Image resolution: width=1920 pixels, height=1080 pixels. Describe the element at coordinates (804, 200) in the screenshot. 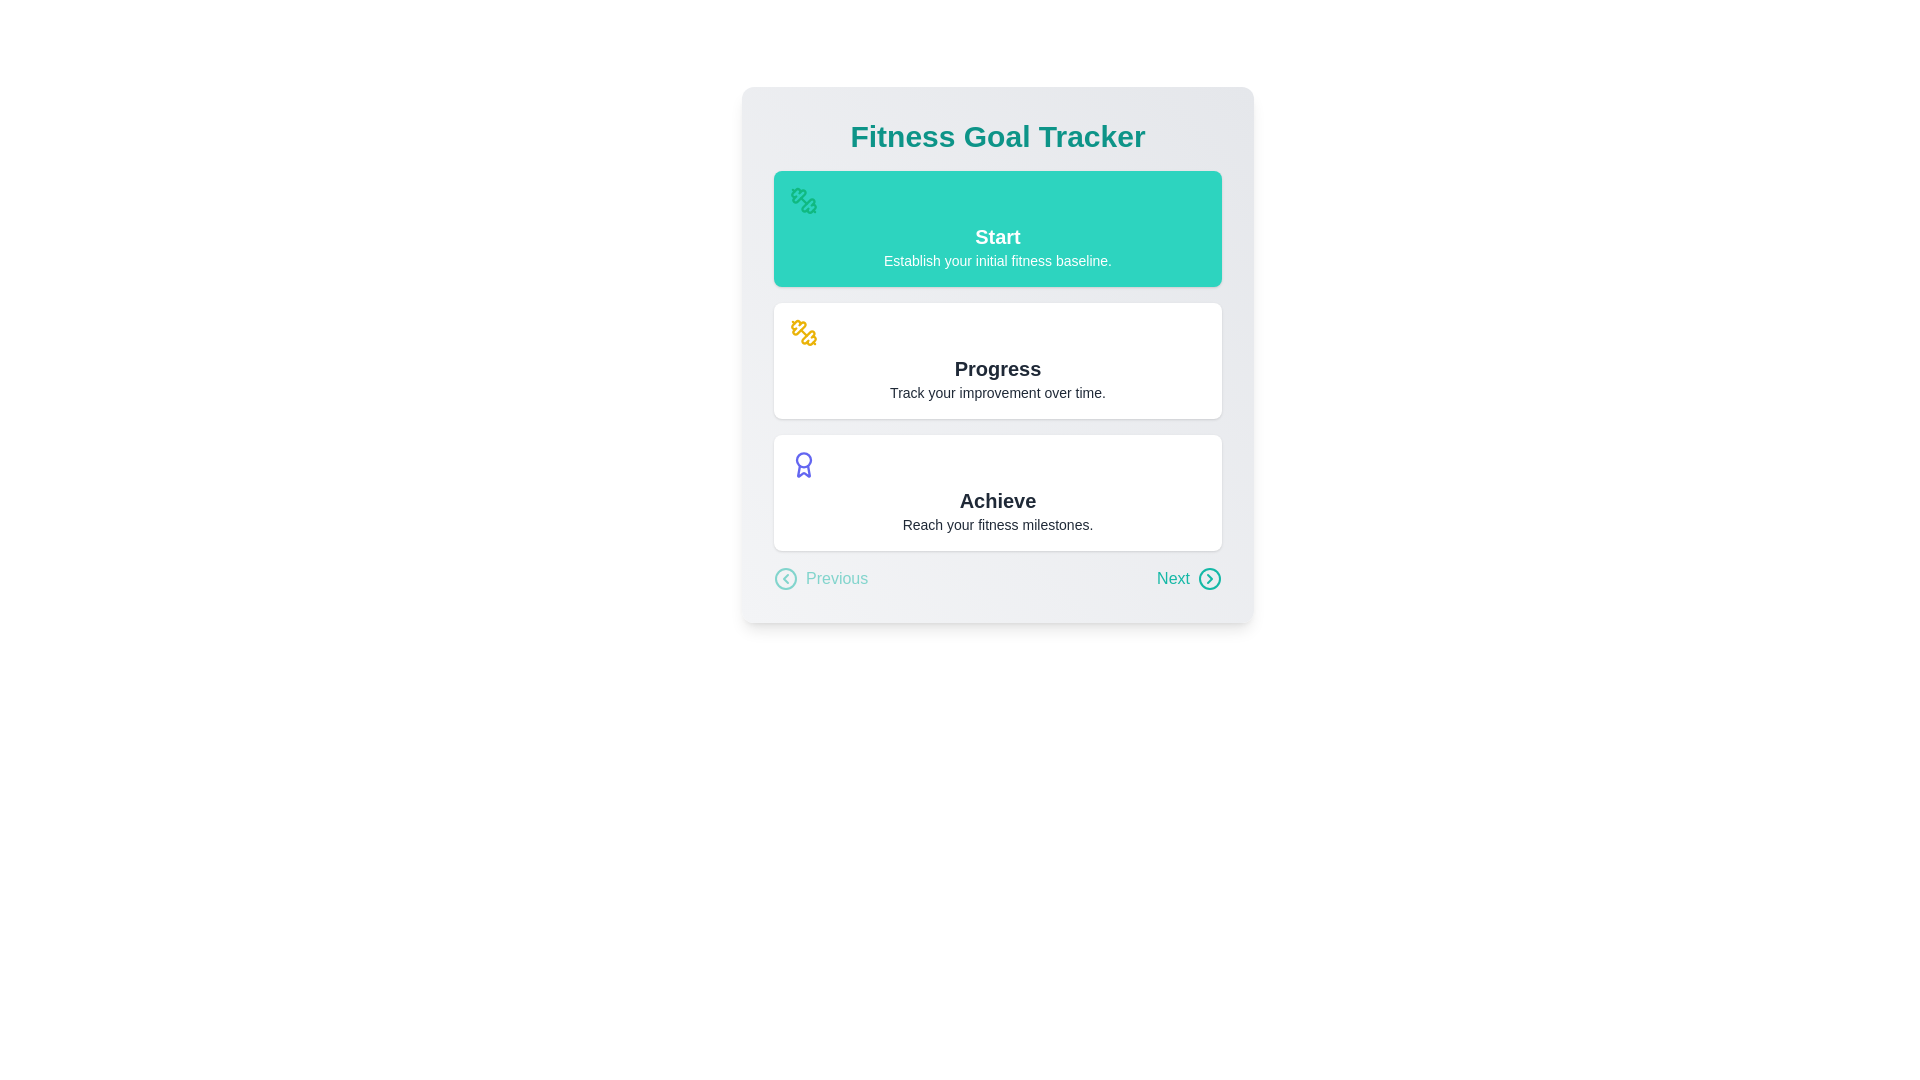

I see `the small green dumbbell icon located to the left of the 'Start' option in the 'Fitness Goal Tracker' interface` at that location.